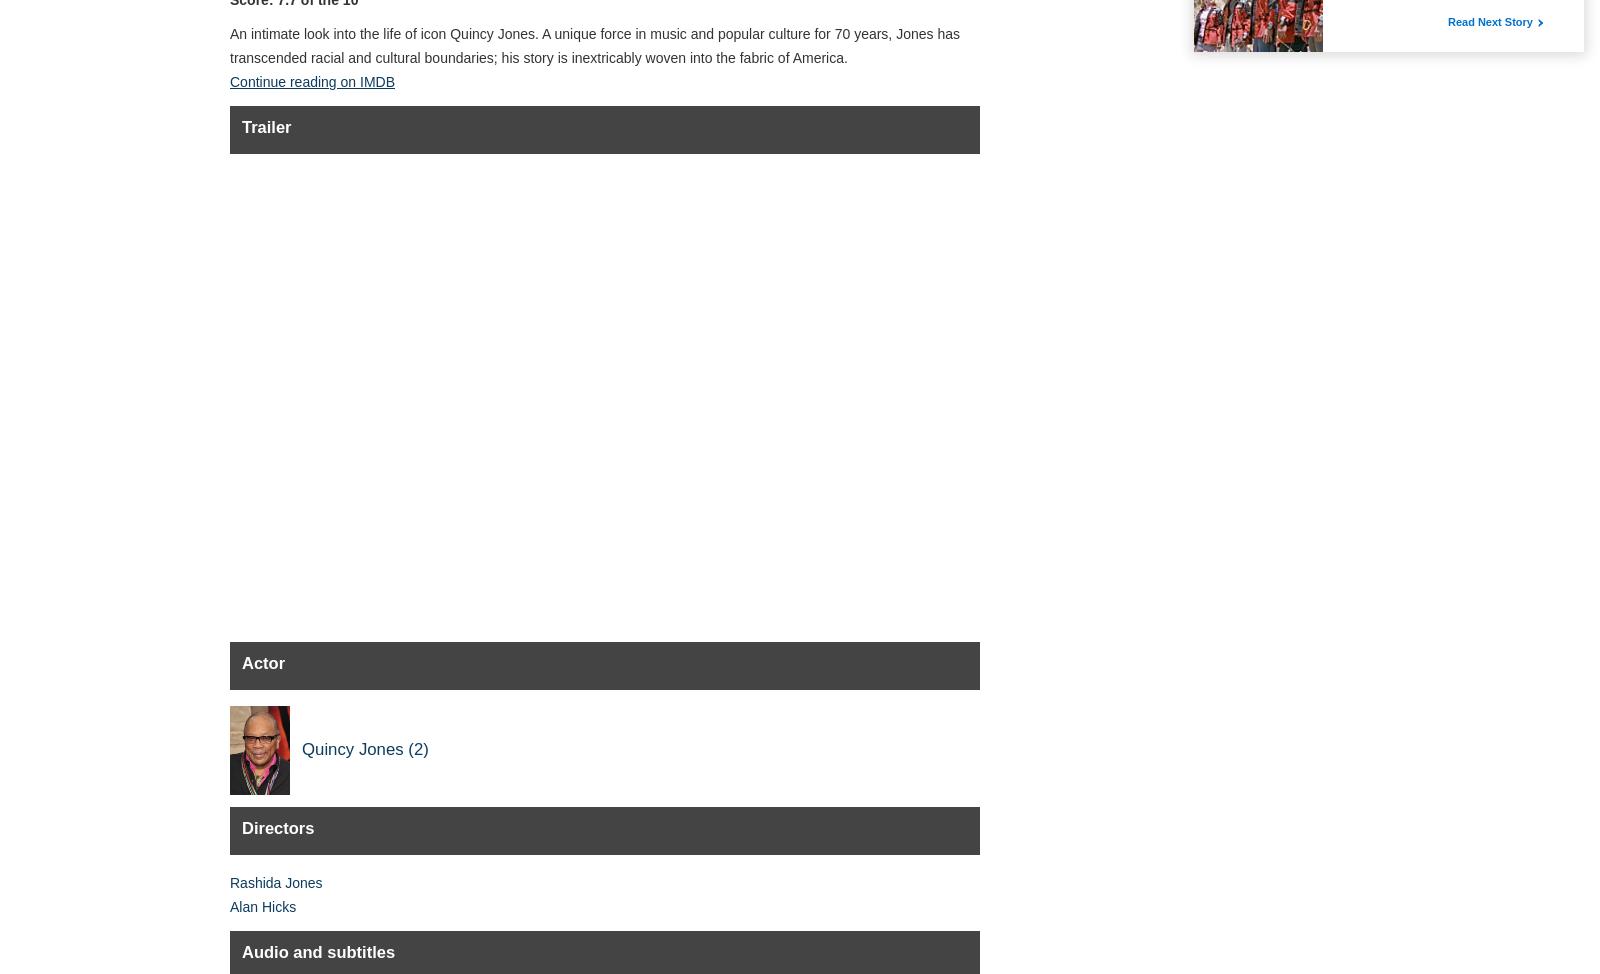 This screenshot has width=1600, height=974. I want to click on 'Directors', so click(241, 827).